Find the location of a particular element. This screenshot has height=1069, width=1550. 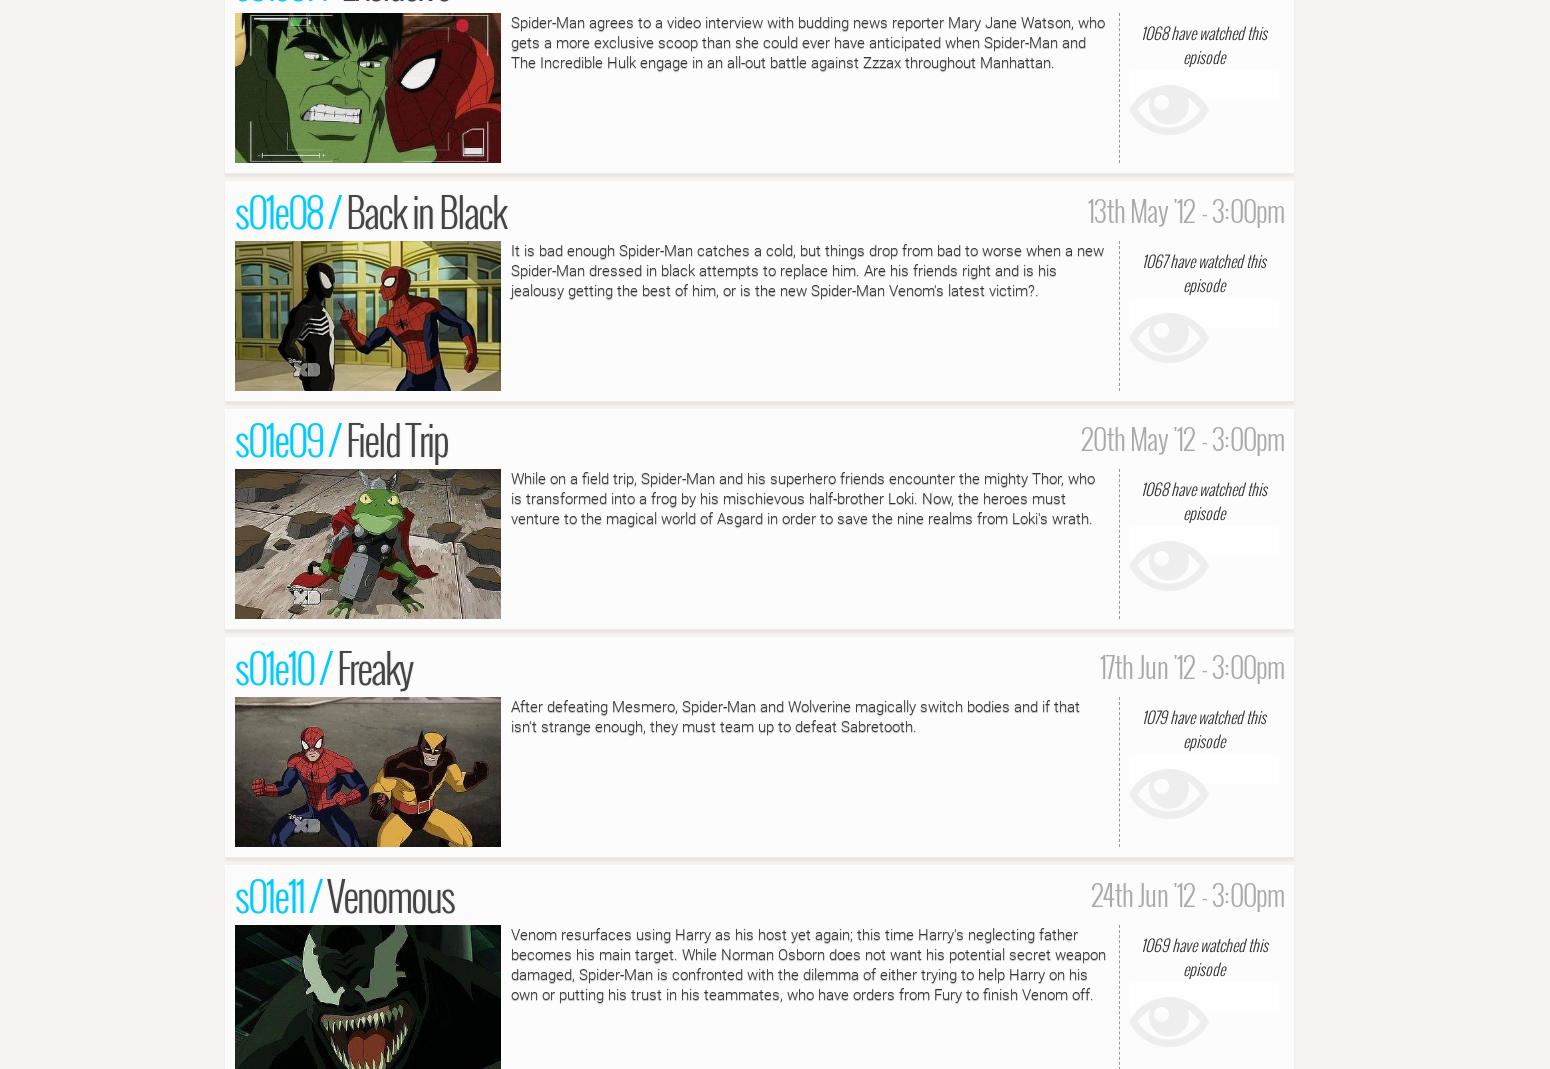

'1079' is located at coordinates (1153, 715).